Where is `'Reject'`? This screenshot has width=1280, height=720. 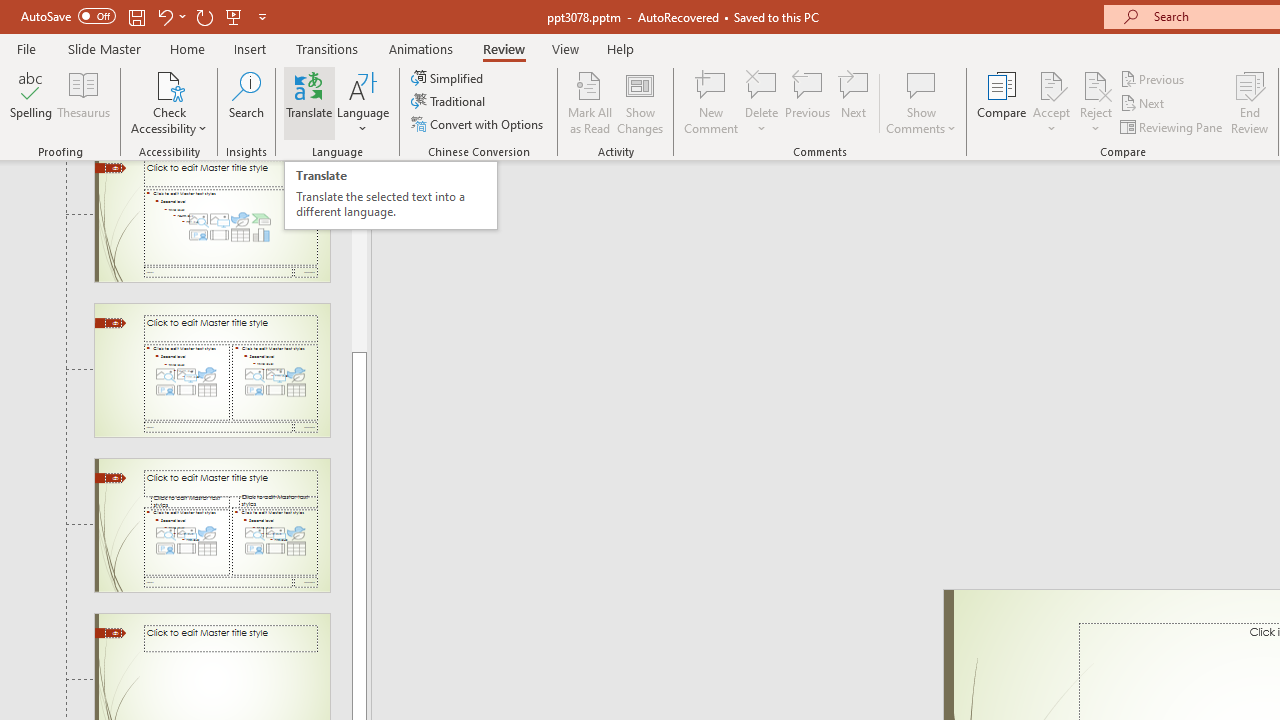 'Reject' is located at coordinates (1095, 103).